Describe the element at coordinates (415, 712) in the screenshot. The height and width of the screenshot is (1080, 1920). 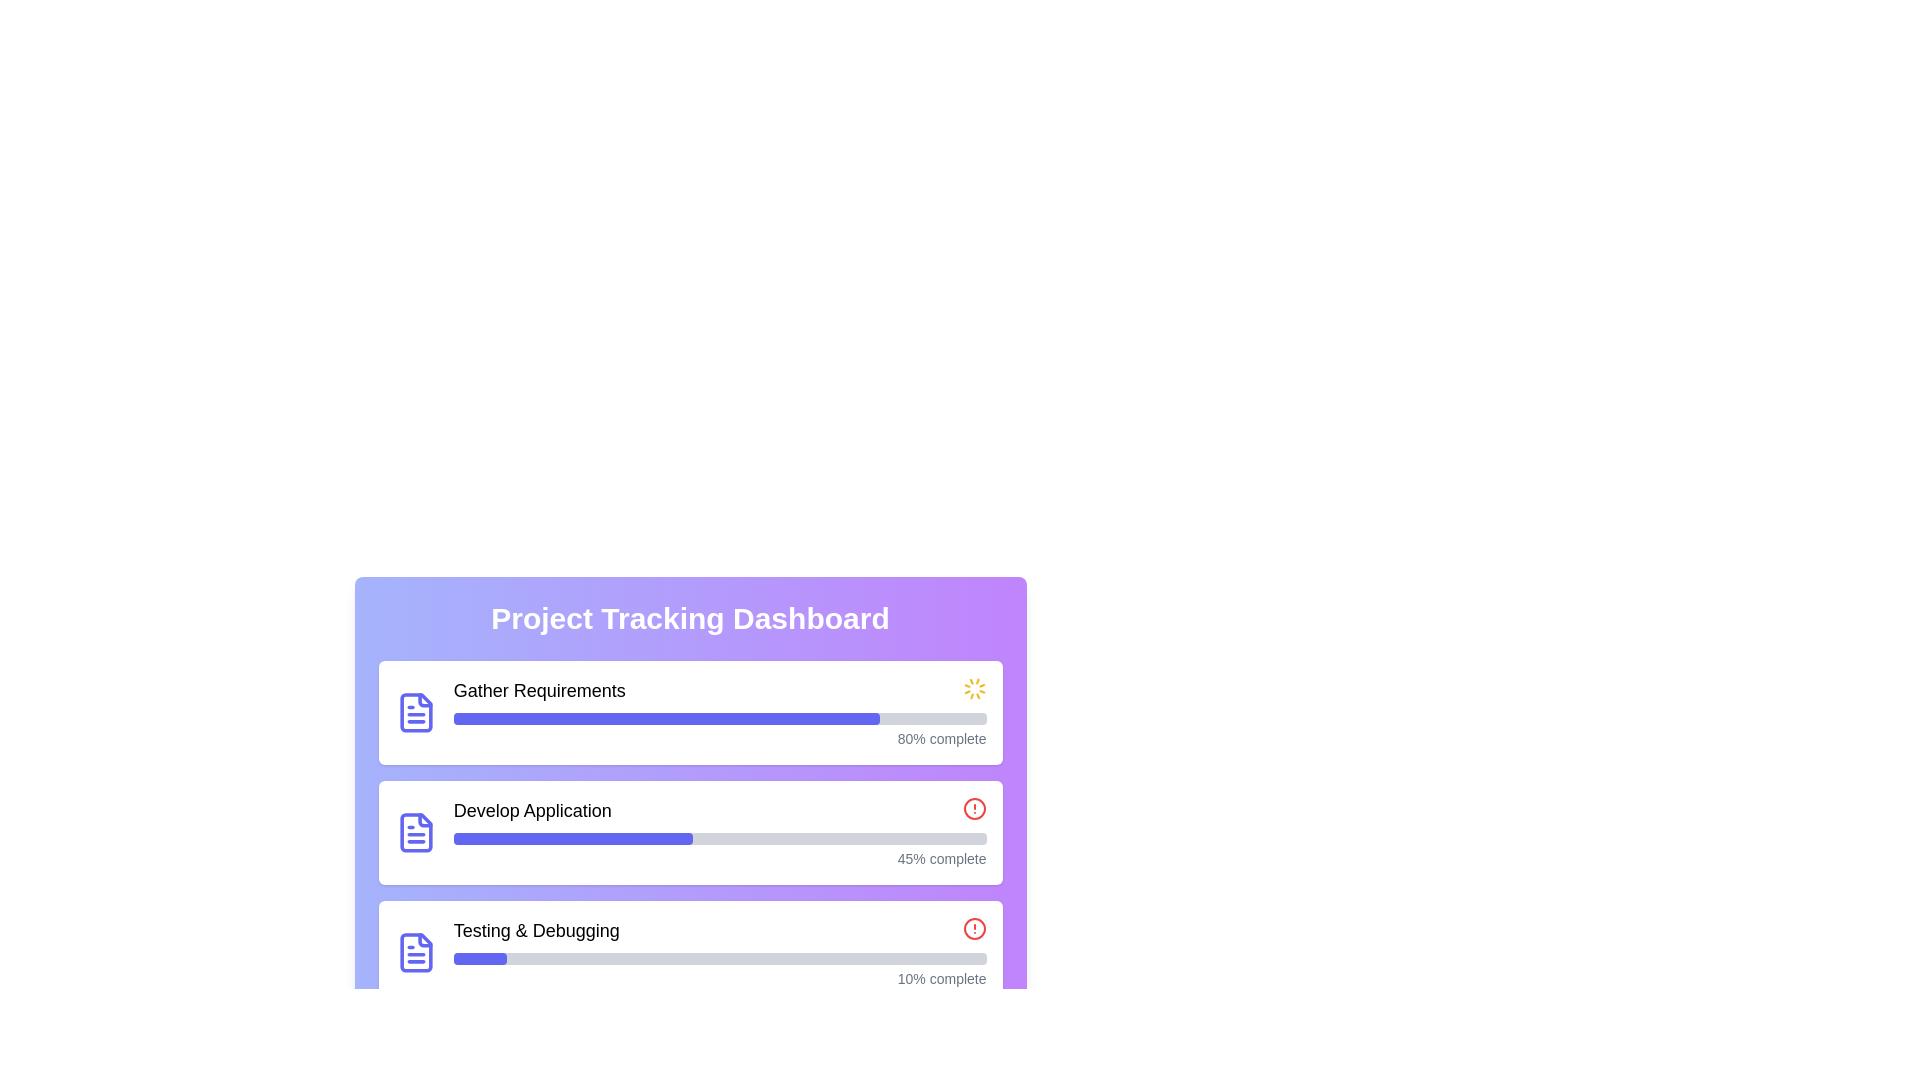
I see `the file icon with indigo accents located at the top-left corner of the 'Gather Requirements' card` at that location.